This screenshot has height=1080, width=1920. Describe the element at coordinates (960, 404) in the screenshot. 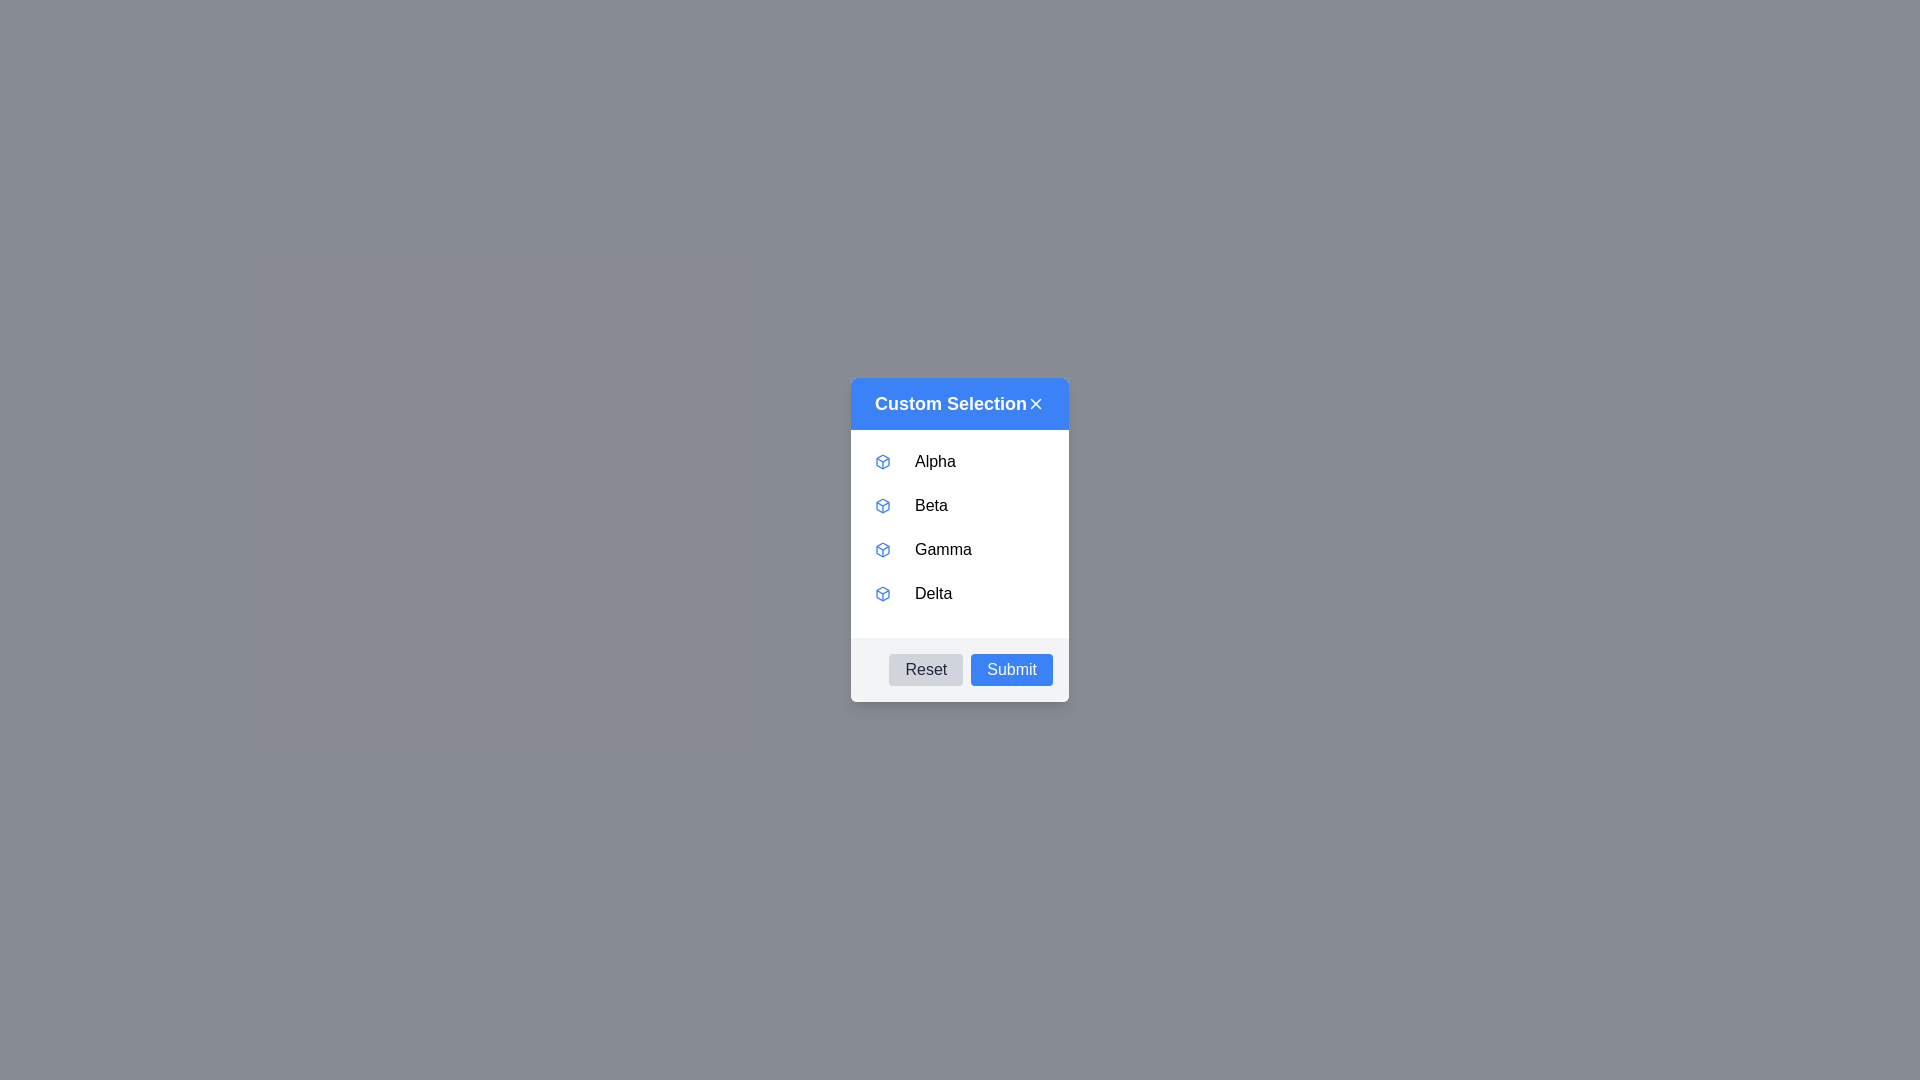

I see `the Header bar of the modal window labeled 'Custom Selection', which spans the entire width at the top of the modal` at that location.